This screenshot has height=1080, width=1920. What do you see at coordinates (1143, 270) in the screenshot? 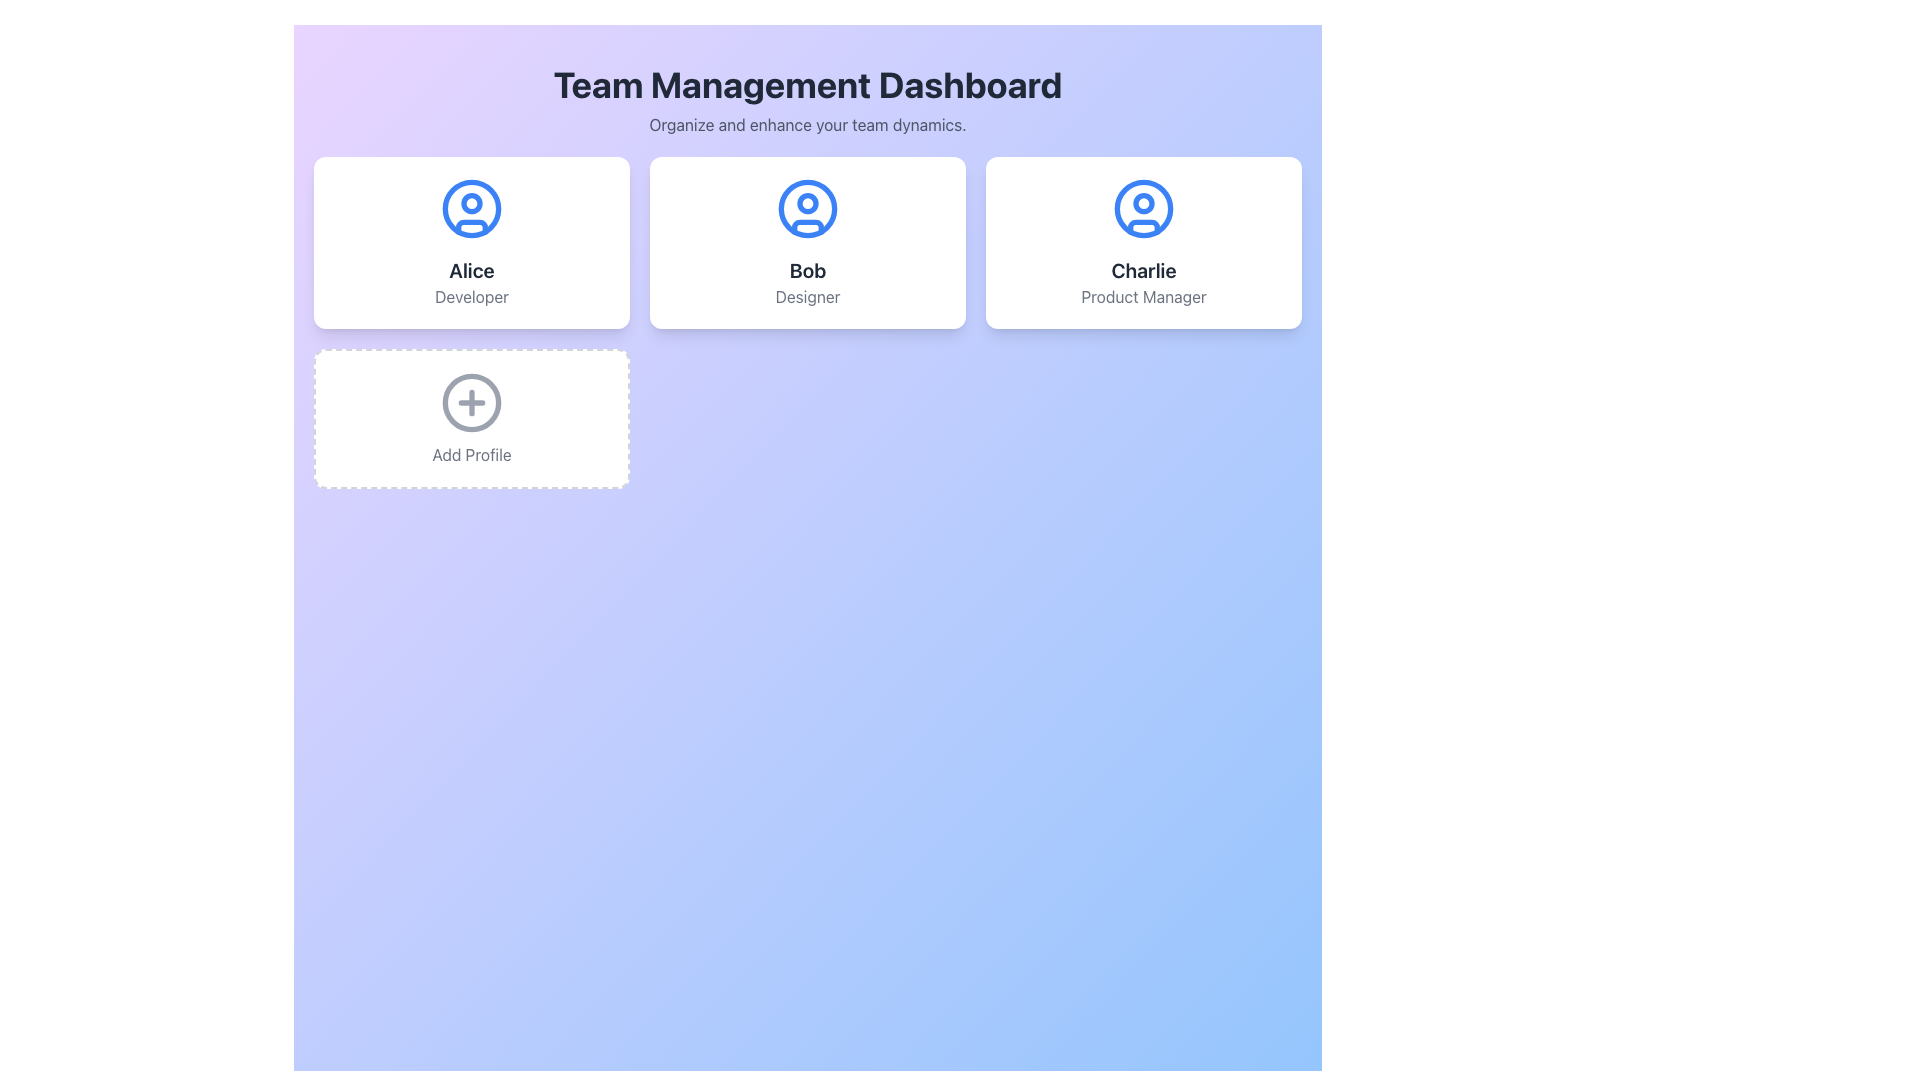
I see `the static text label displaying the user's name 'Charlie - Product Manager' located in the top-right of the profile card` at bounding box center [1143, 270].